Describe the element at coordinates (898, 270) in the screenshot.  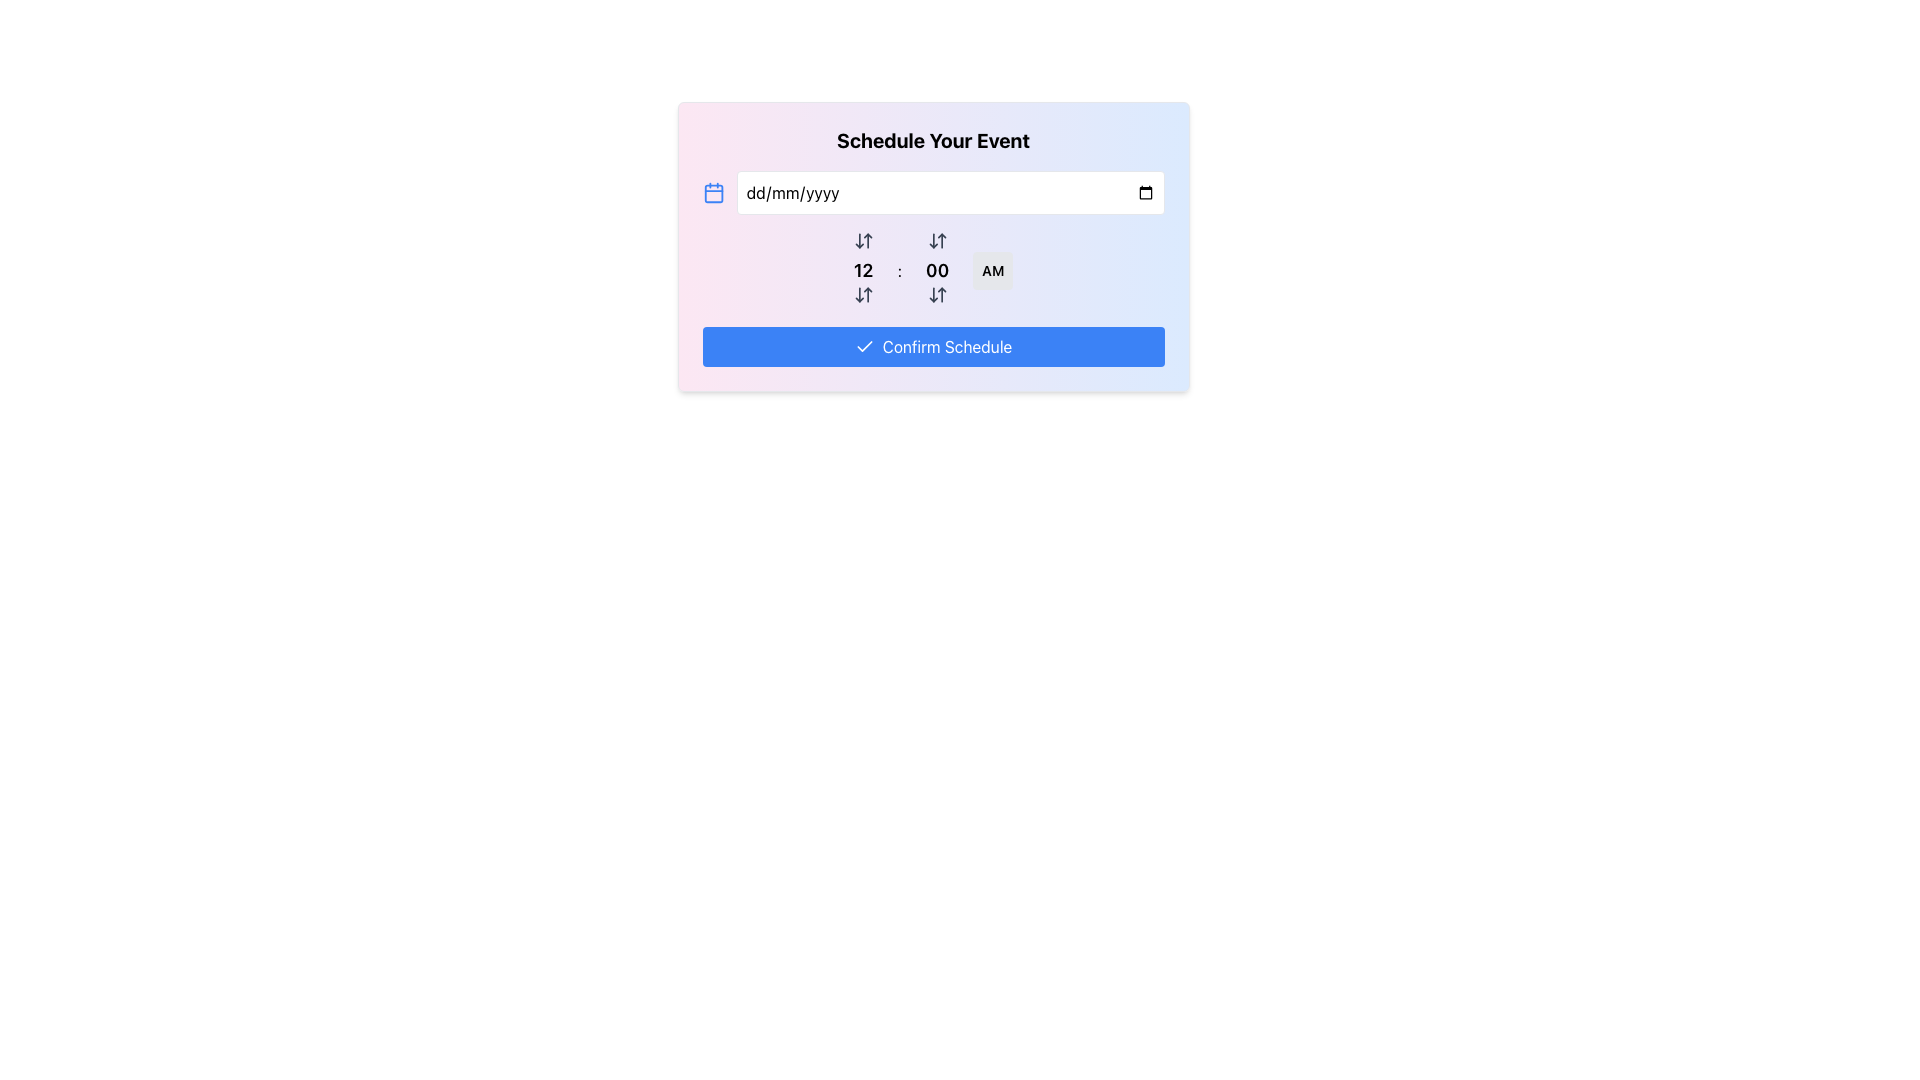
I see `the text label displaying a colon character (':') which is centrally positioned between the numeric elements '12' and '00' in a time display format` at that location.